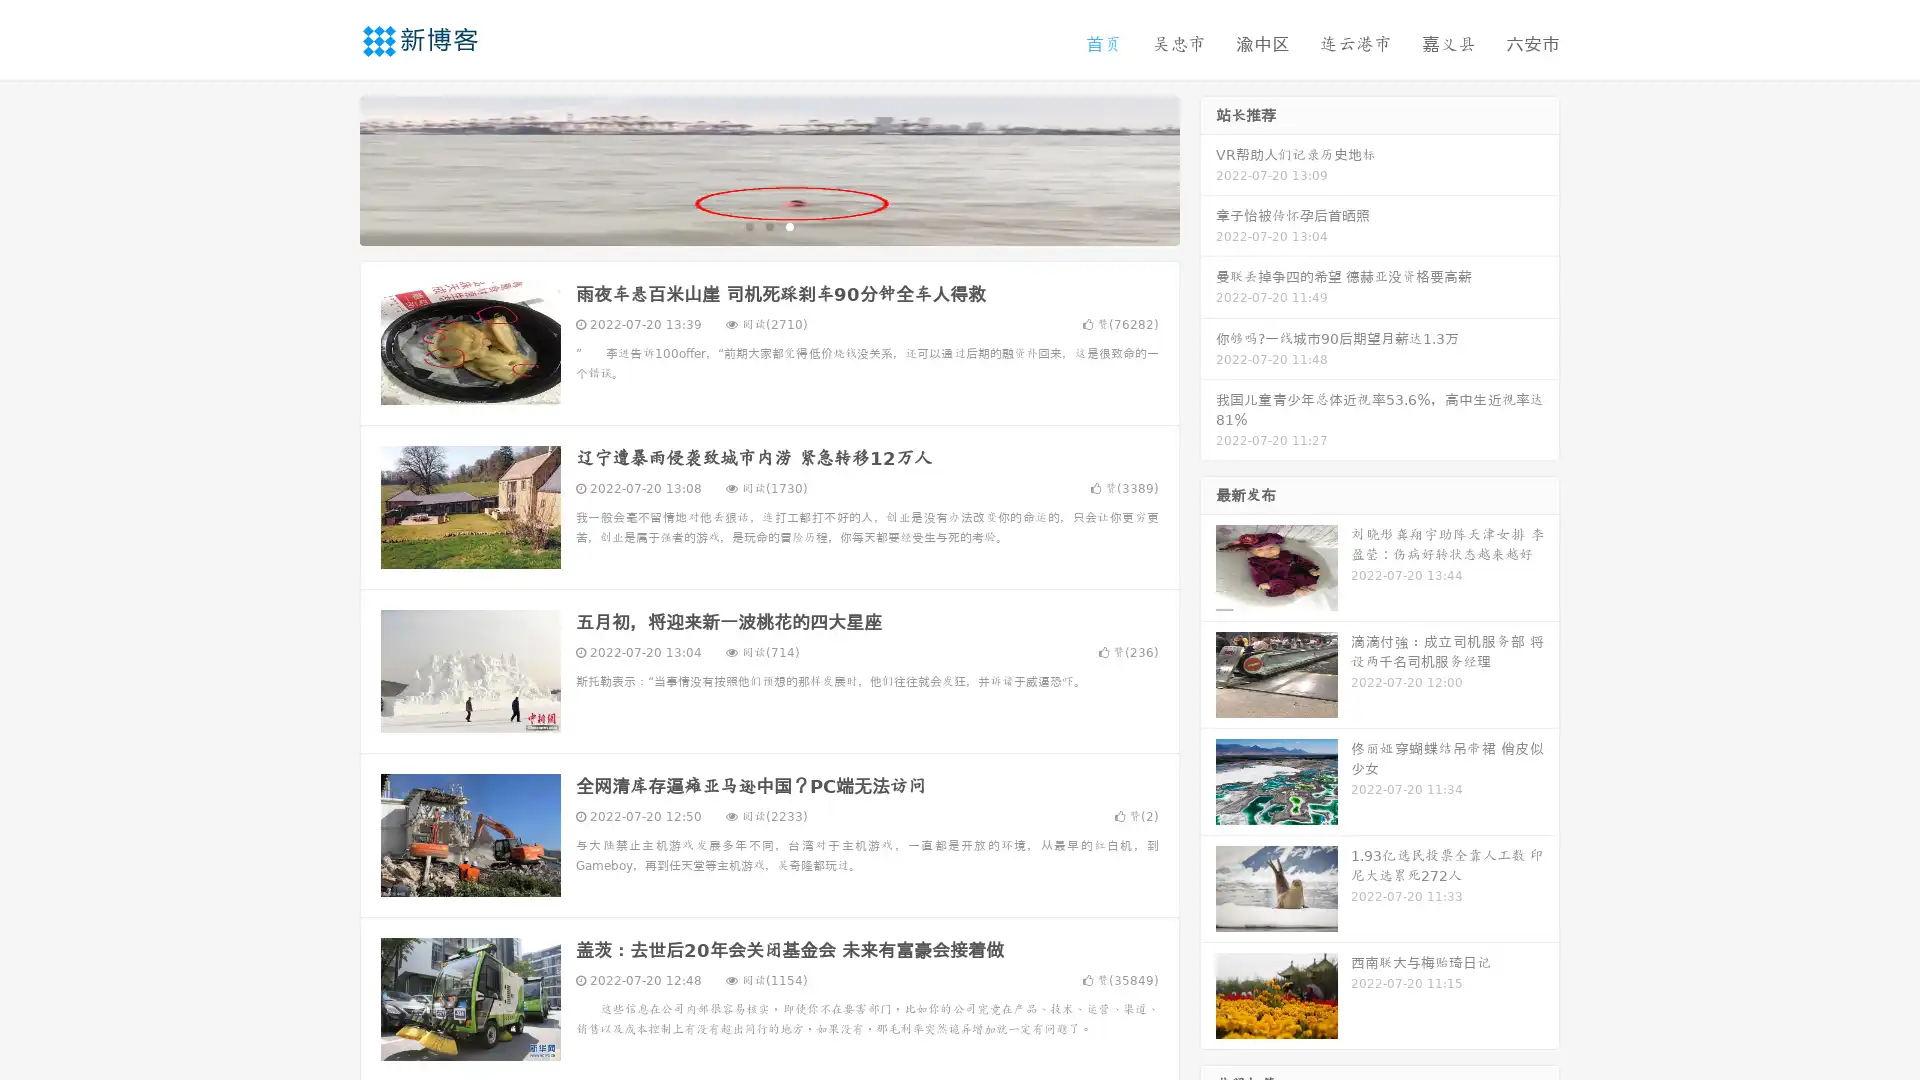 Image resolution: width=1920 pixels, height=1080 pixels. I want to click on Next slide, so click(1208, 168).